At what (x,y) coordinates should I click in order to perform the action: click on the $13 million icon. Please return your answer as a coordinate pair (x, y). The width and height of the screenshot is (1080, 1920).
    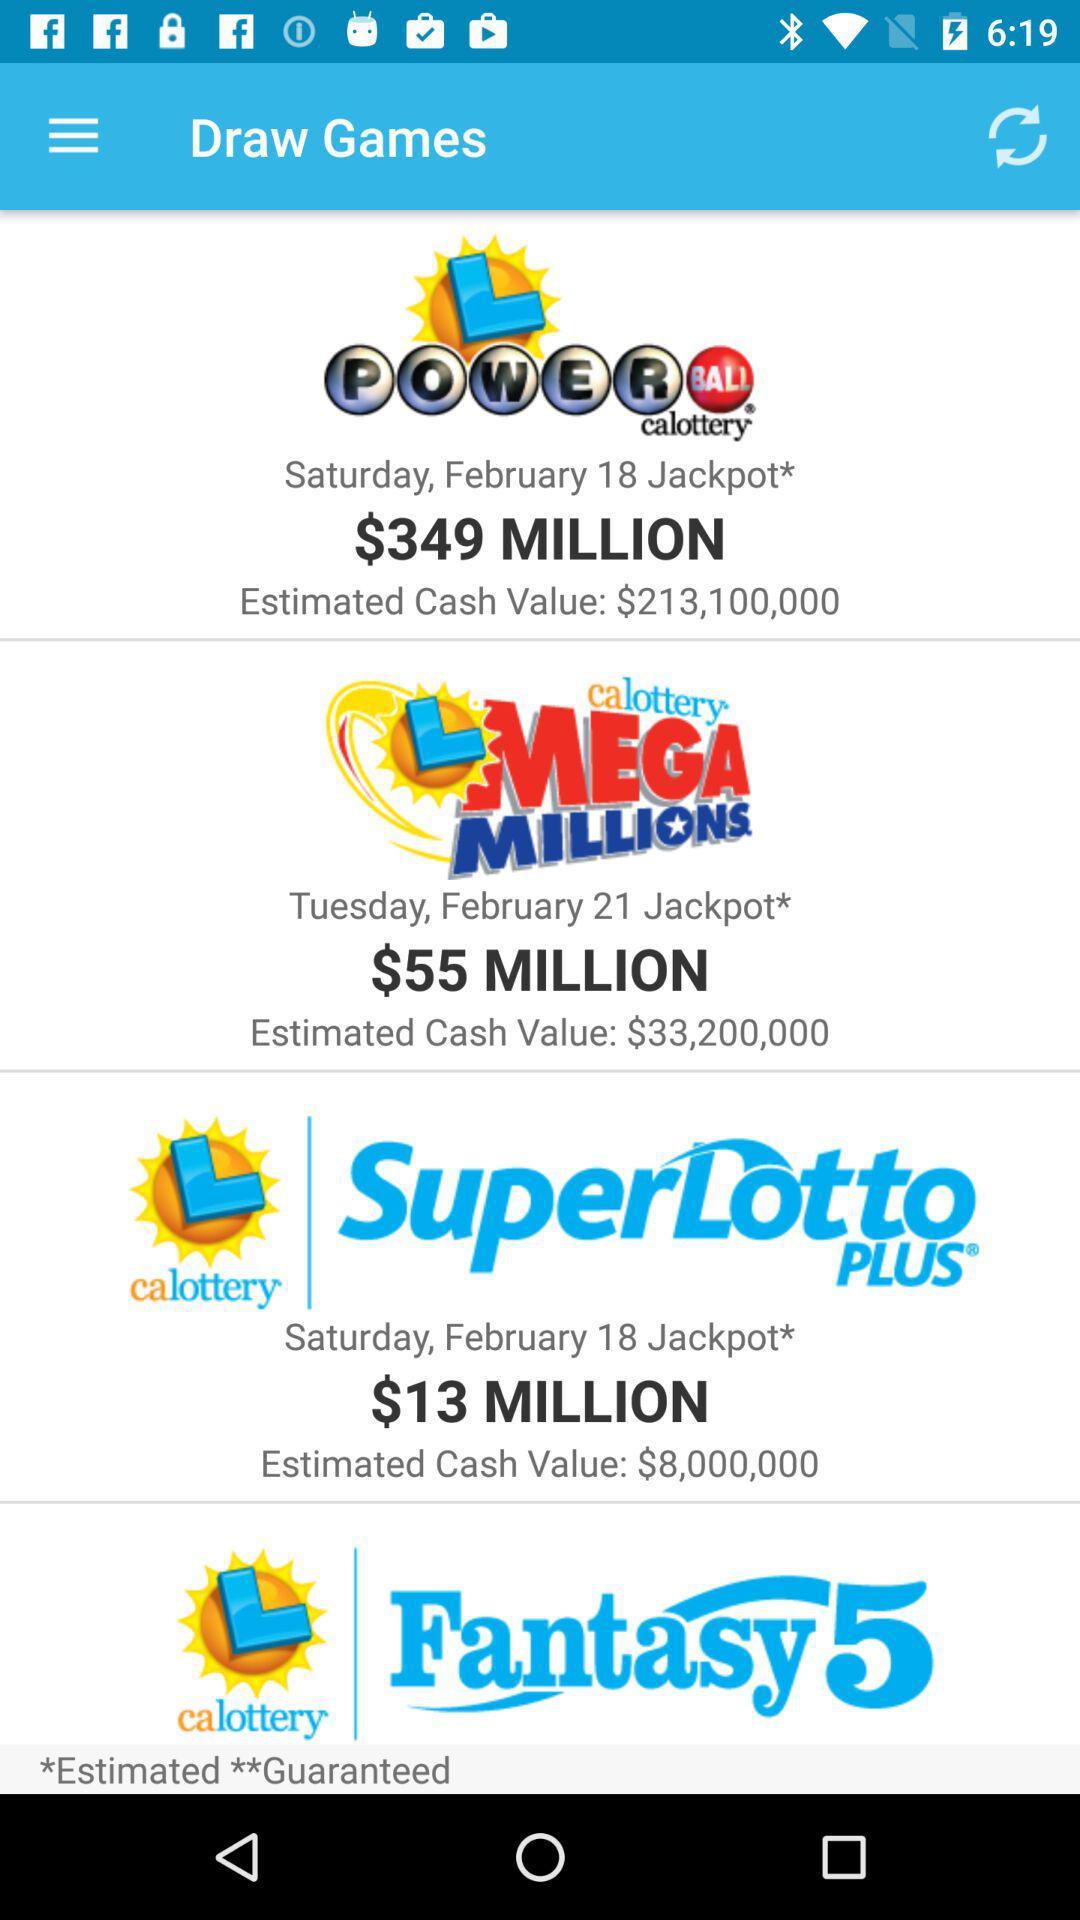
    Looking at the image, I should click on (538, 1398).